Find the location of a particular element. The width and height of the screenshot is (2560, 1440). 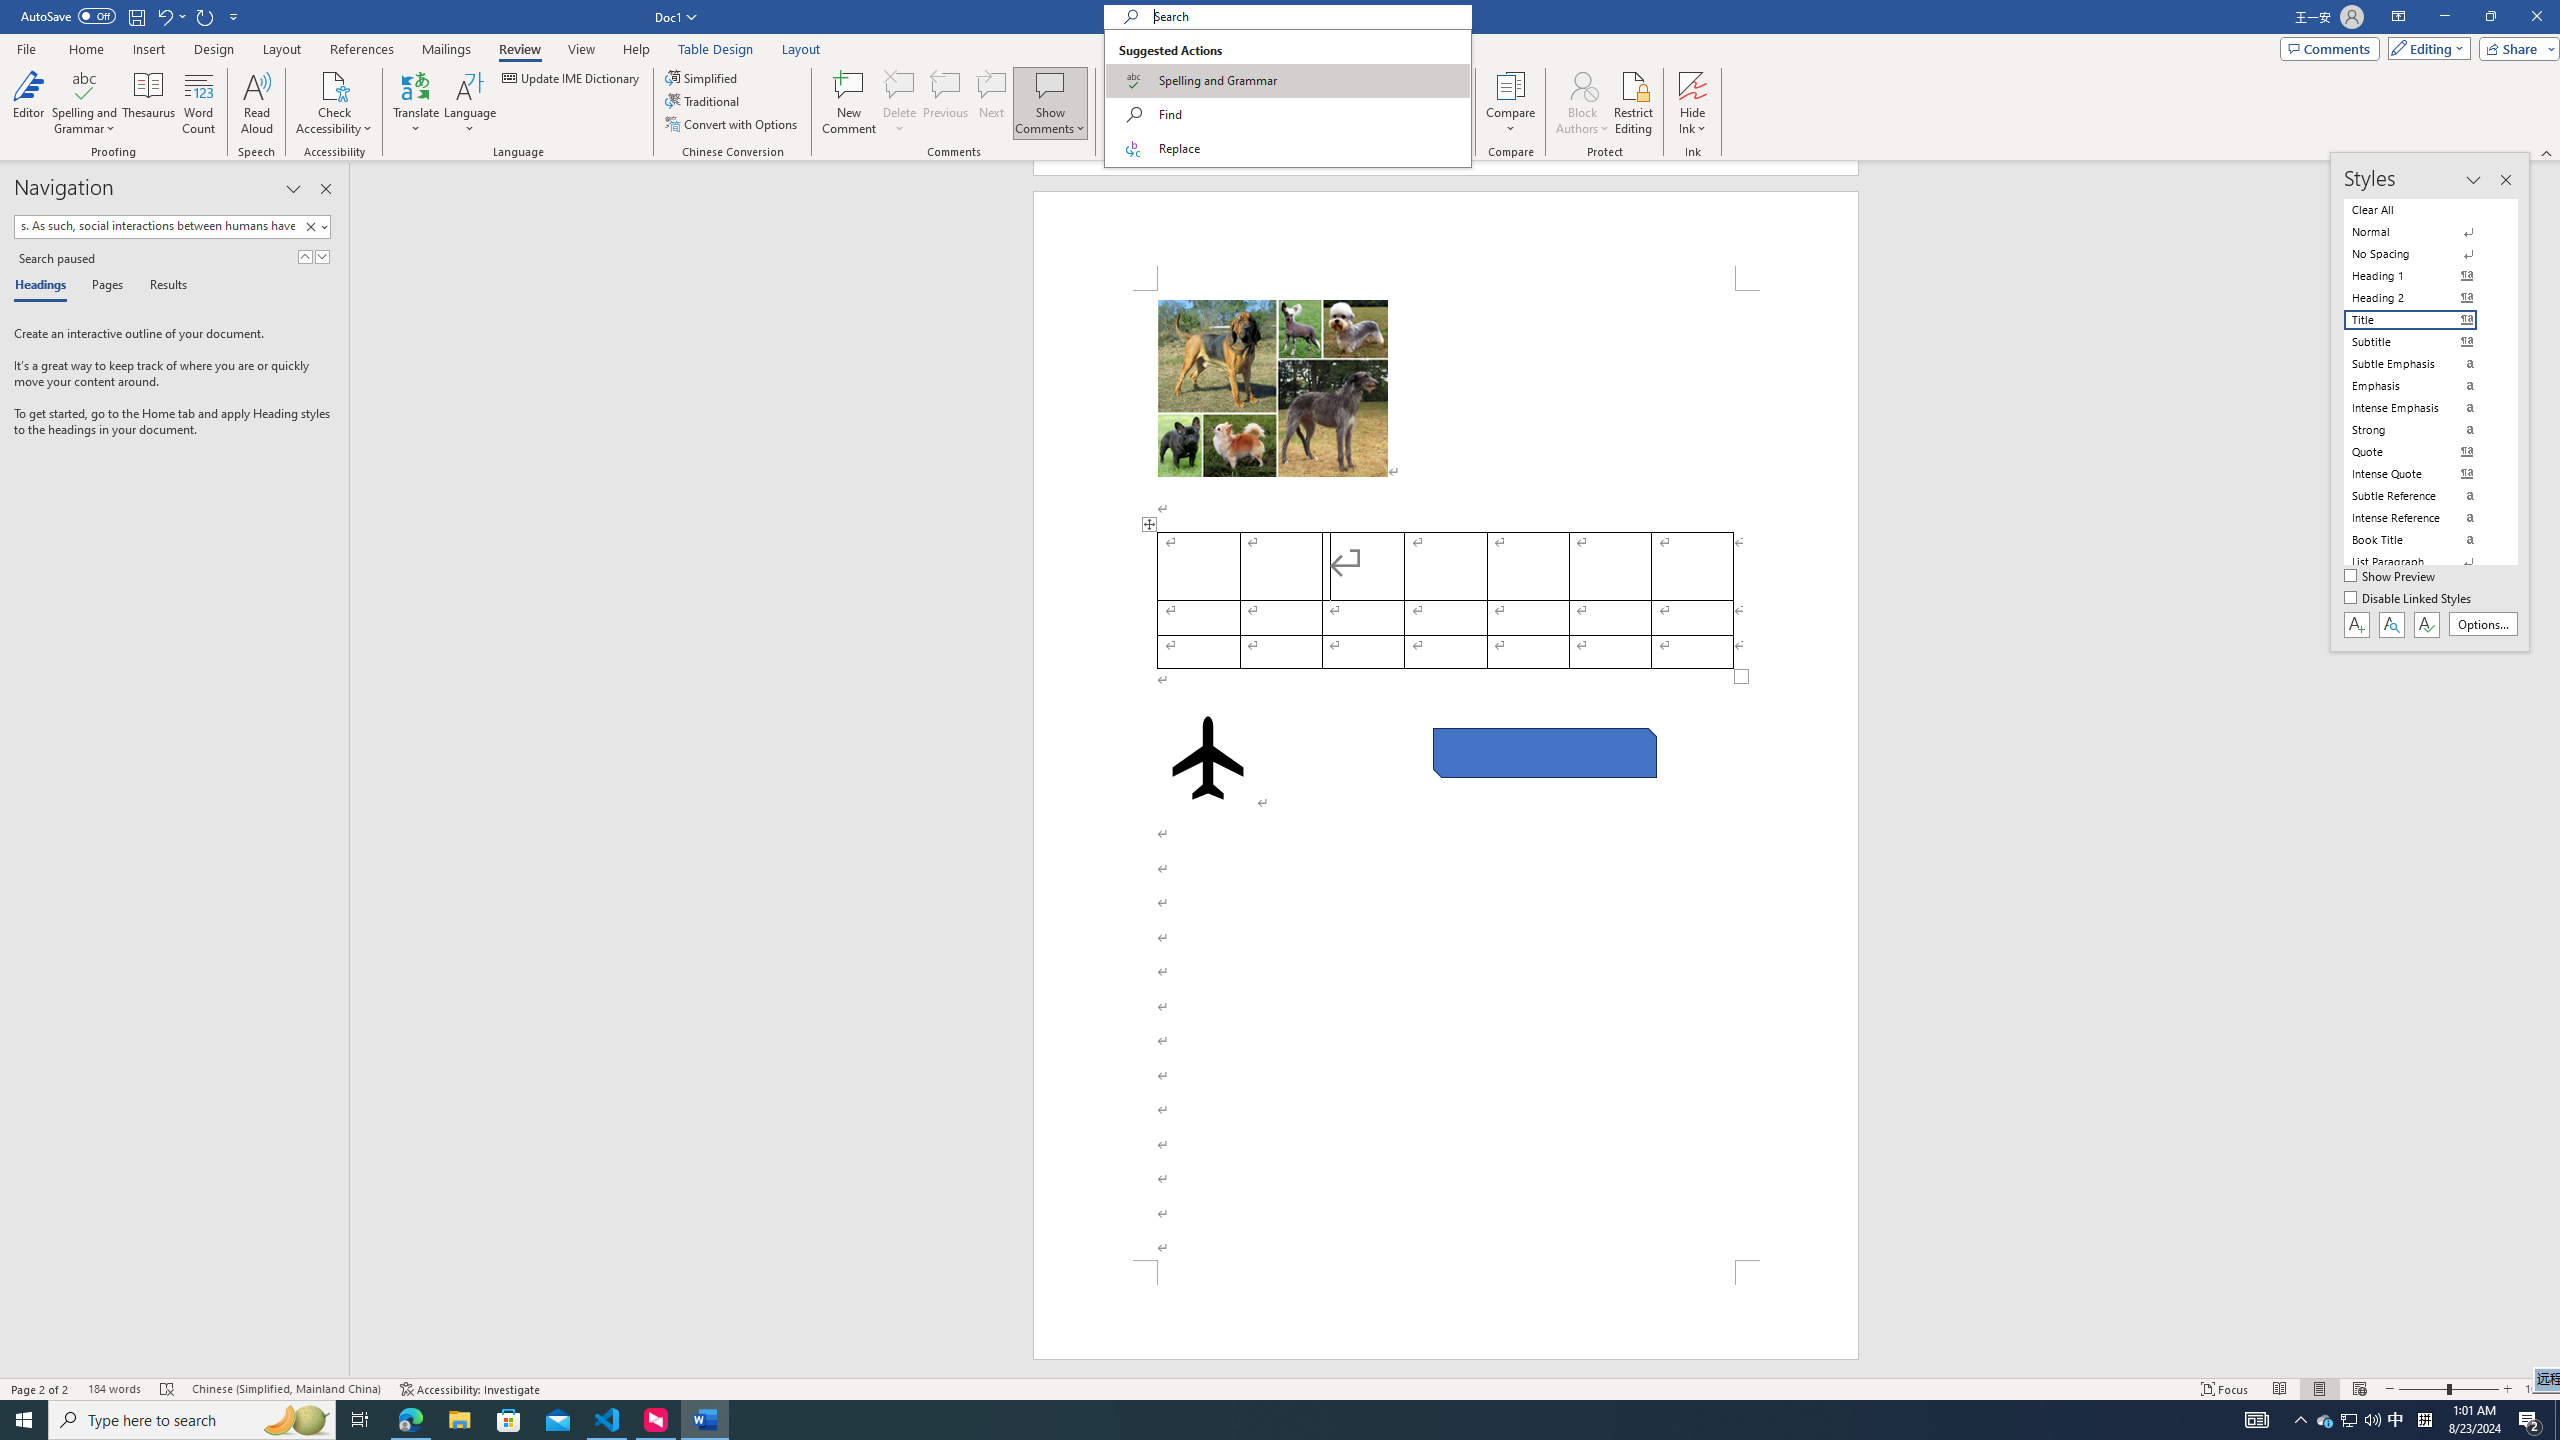

'Page 2 content' is located at coordinates (1446, 774).